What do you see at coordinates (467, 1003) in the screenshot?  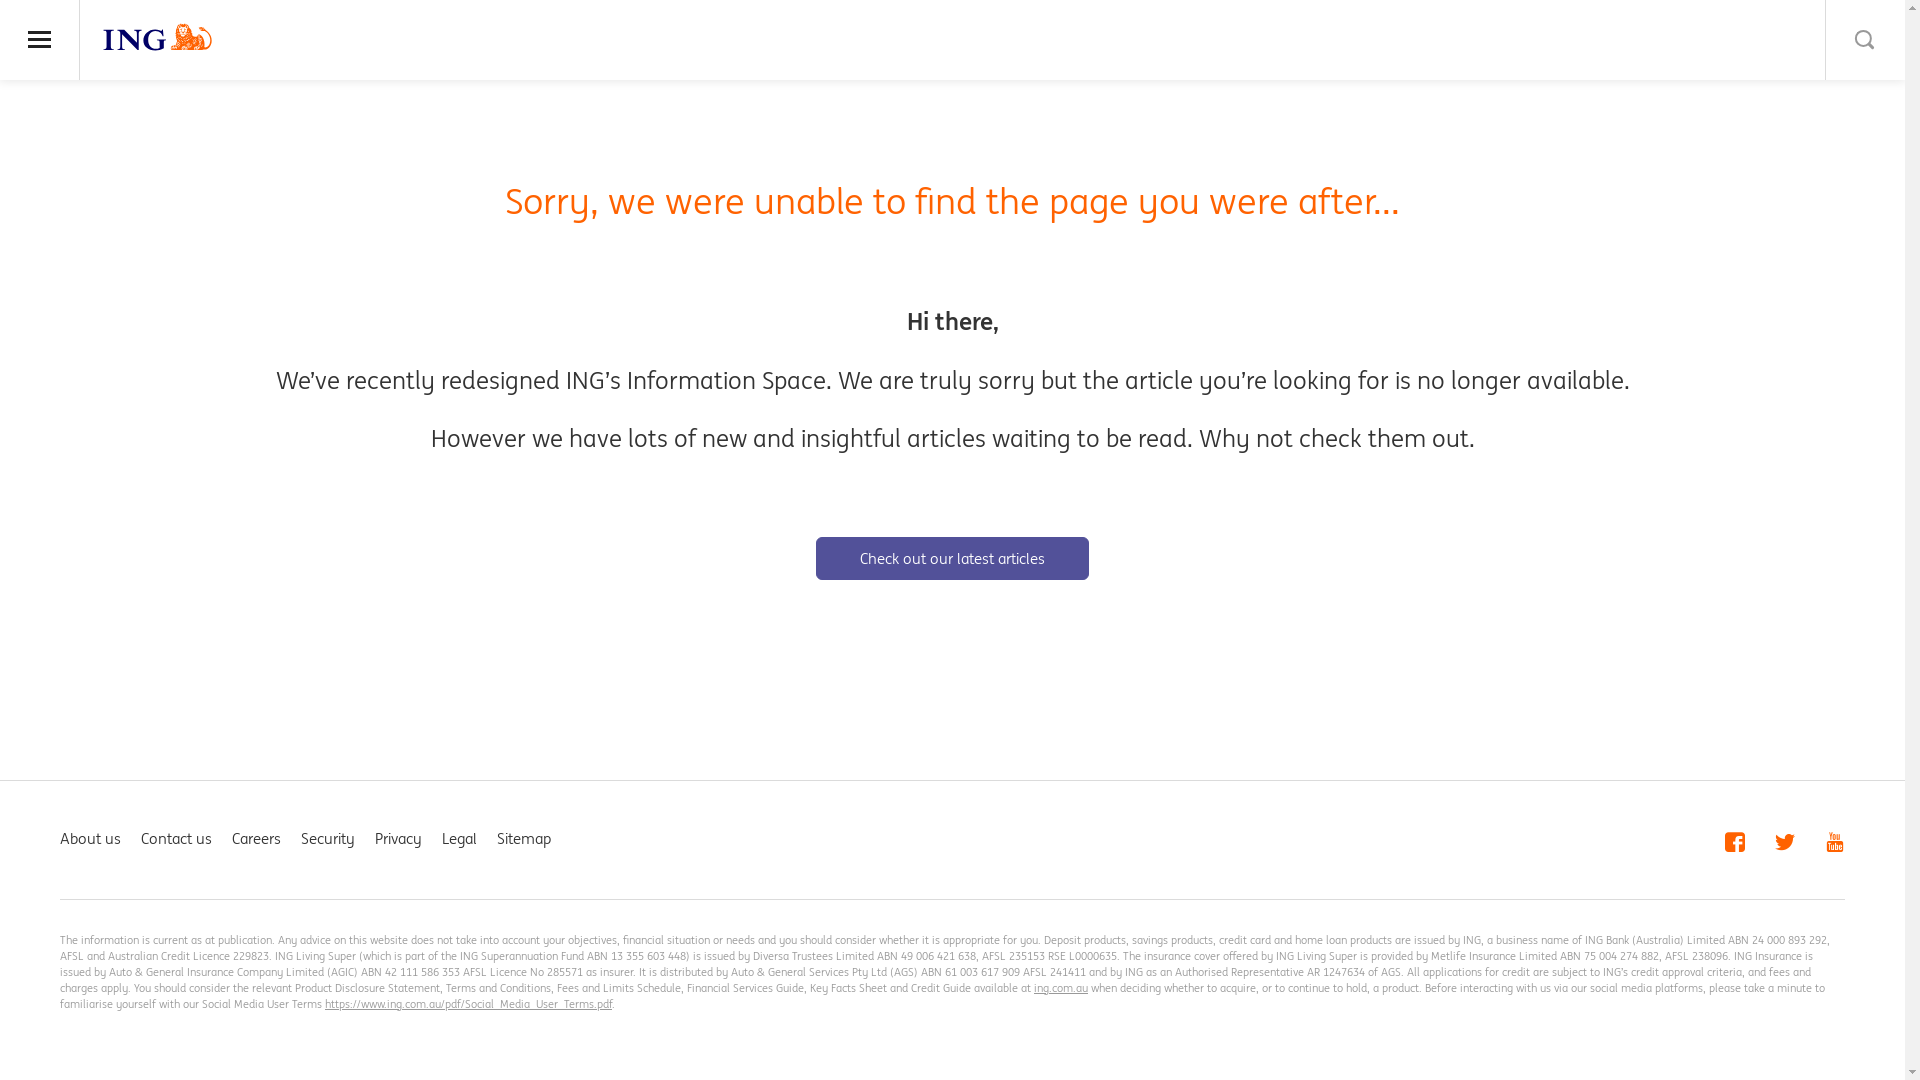 I see `'https://www.ing.com.au/pdf/Social_Media_User_Terms.pdf'` at bounding box center [467, 1003].